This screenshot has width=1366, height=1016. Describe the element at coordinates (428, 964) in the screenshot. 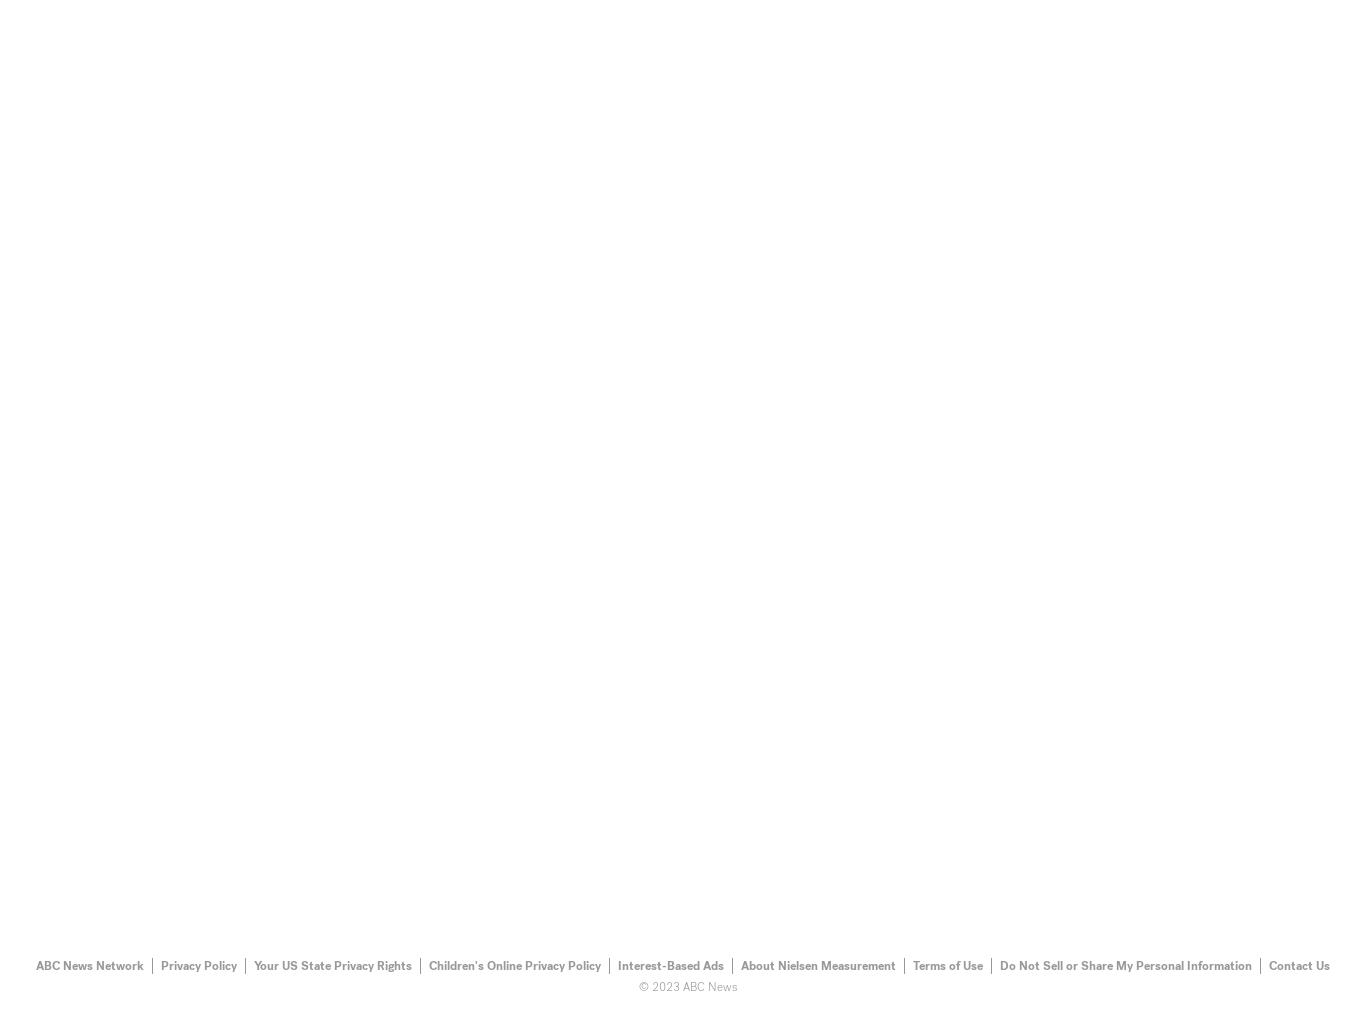

I see `'Children's Online Privacy Policy'` at that location.